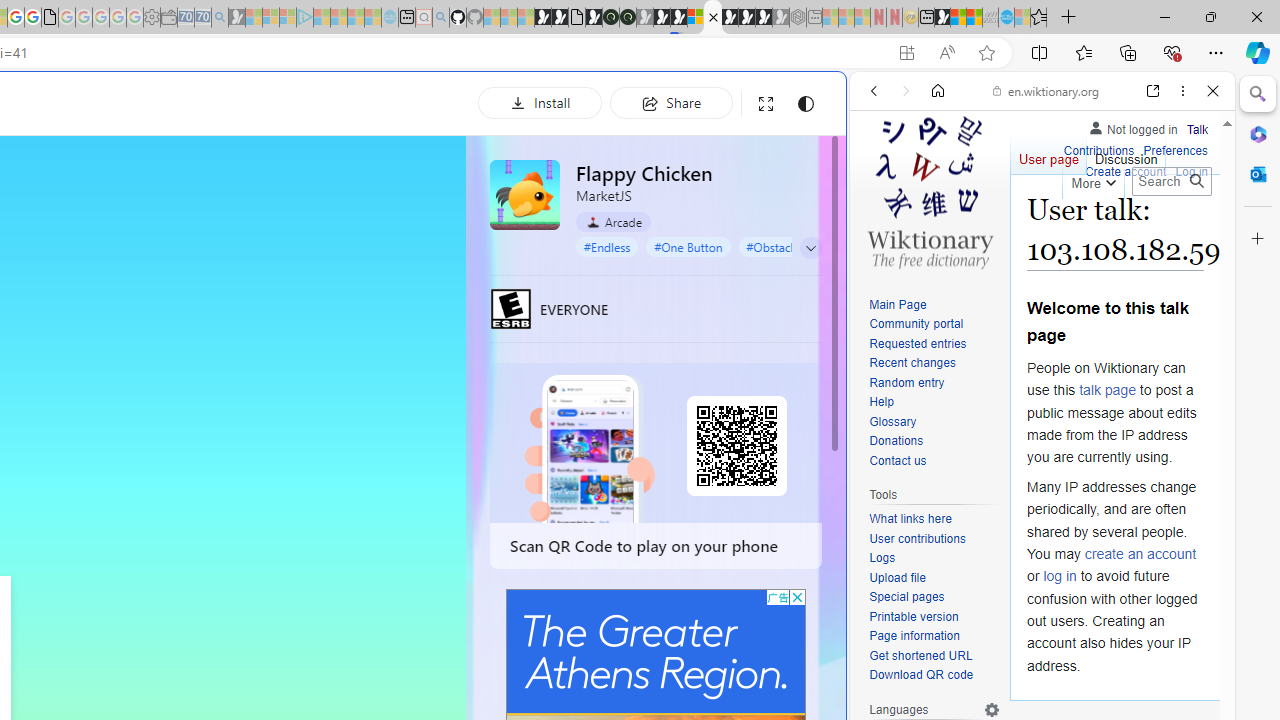  What do you see at coordinates (1140, 553) in the screenshot?
I see `'create an account'` at bounding box center [1140, 553].